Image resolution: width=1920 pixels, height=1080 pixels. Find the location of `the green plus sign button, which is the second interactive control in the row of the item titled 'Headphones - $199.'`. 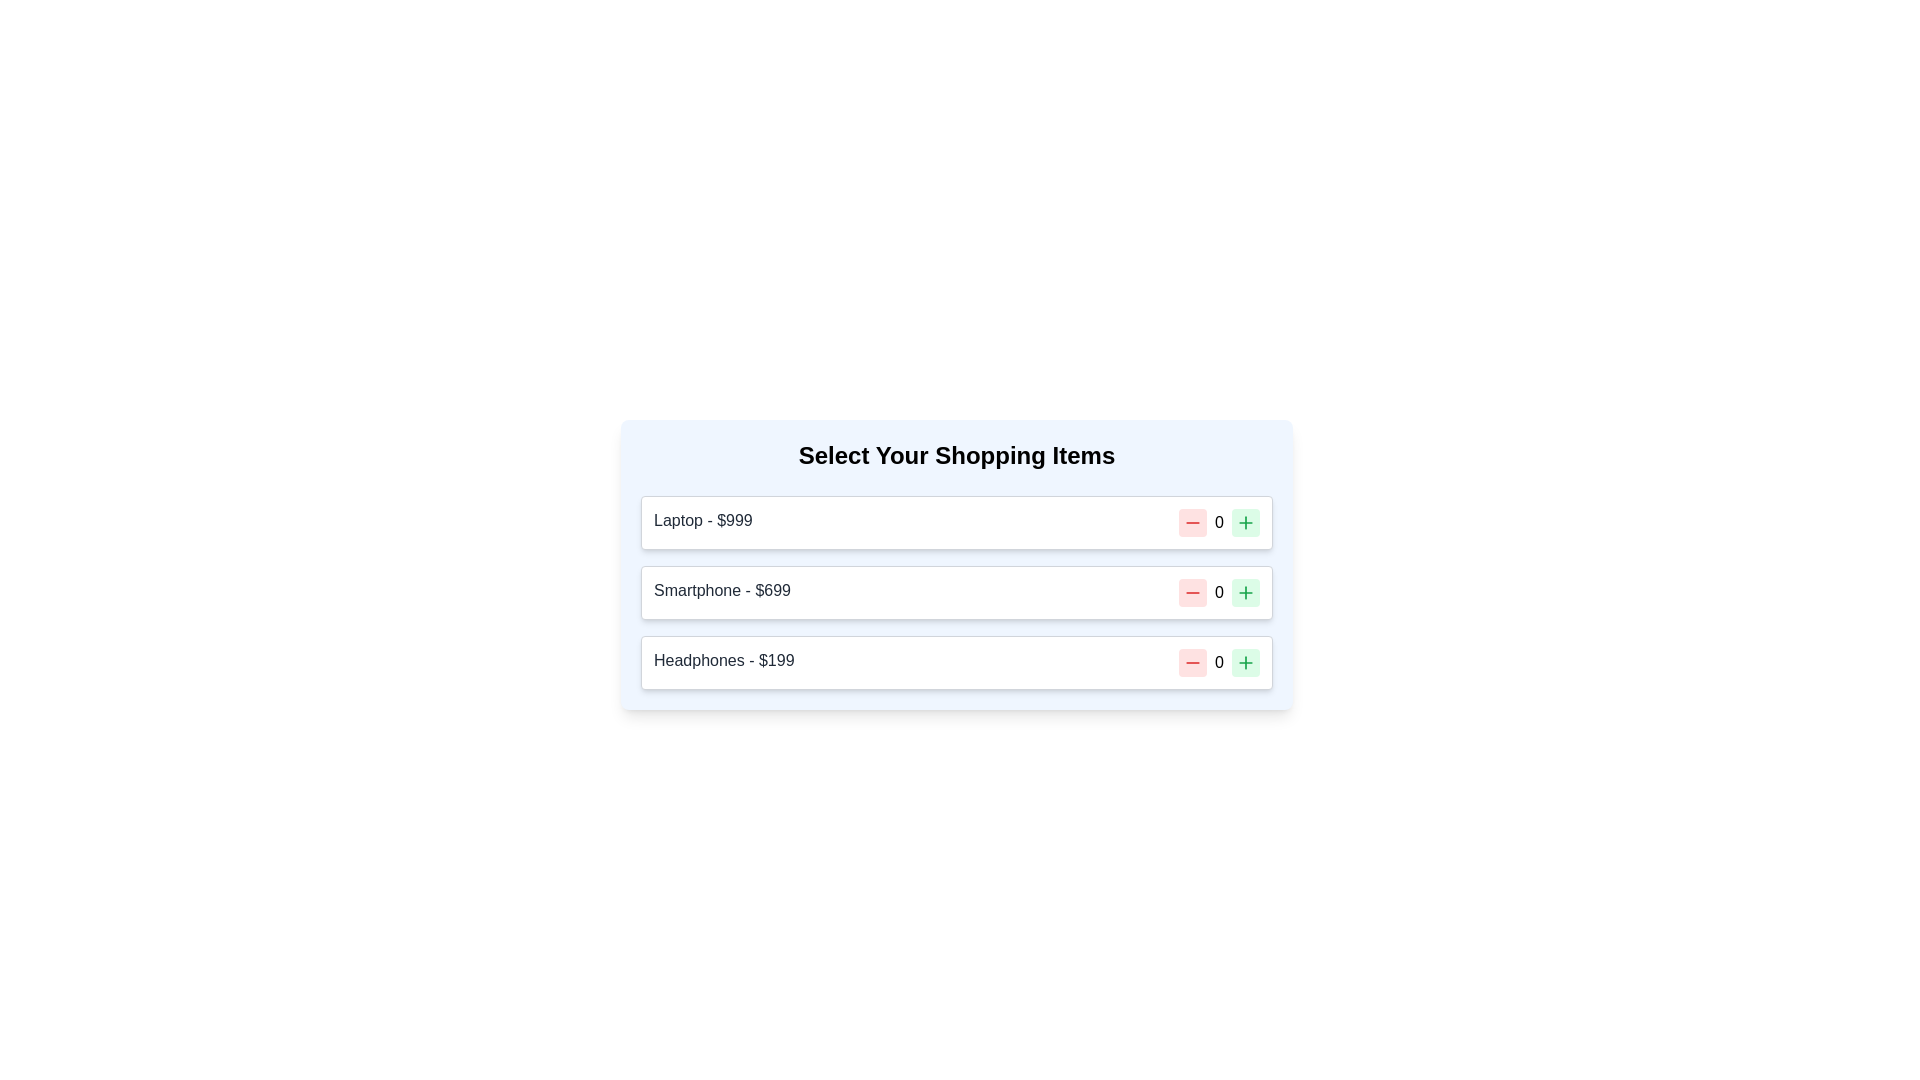

the green plus sign button, which is the second interactive control in the row of the item titled 'Headphones - $199.' is located at coordinates (1245, 663).